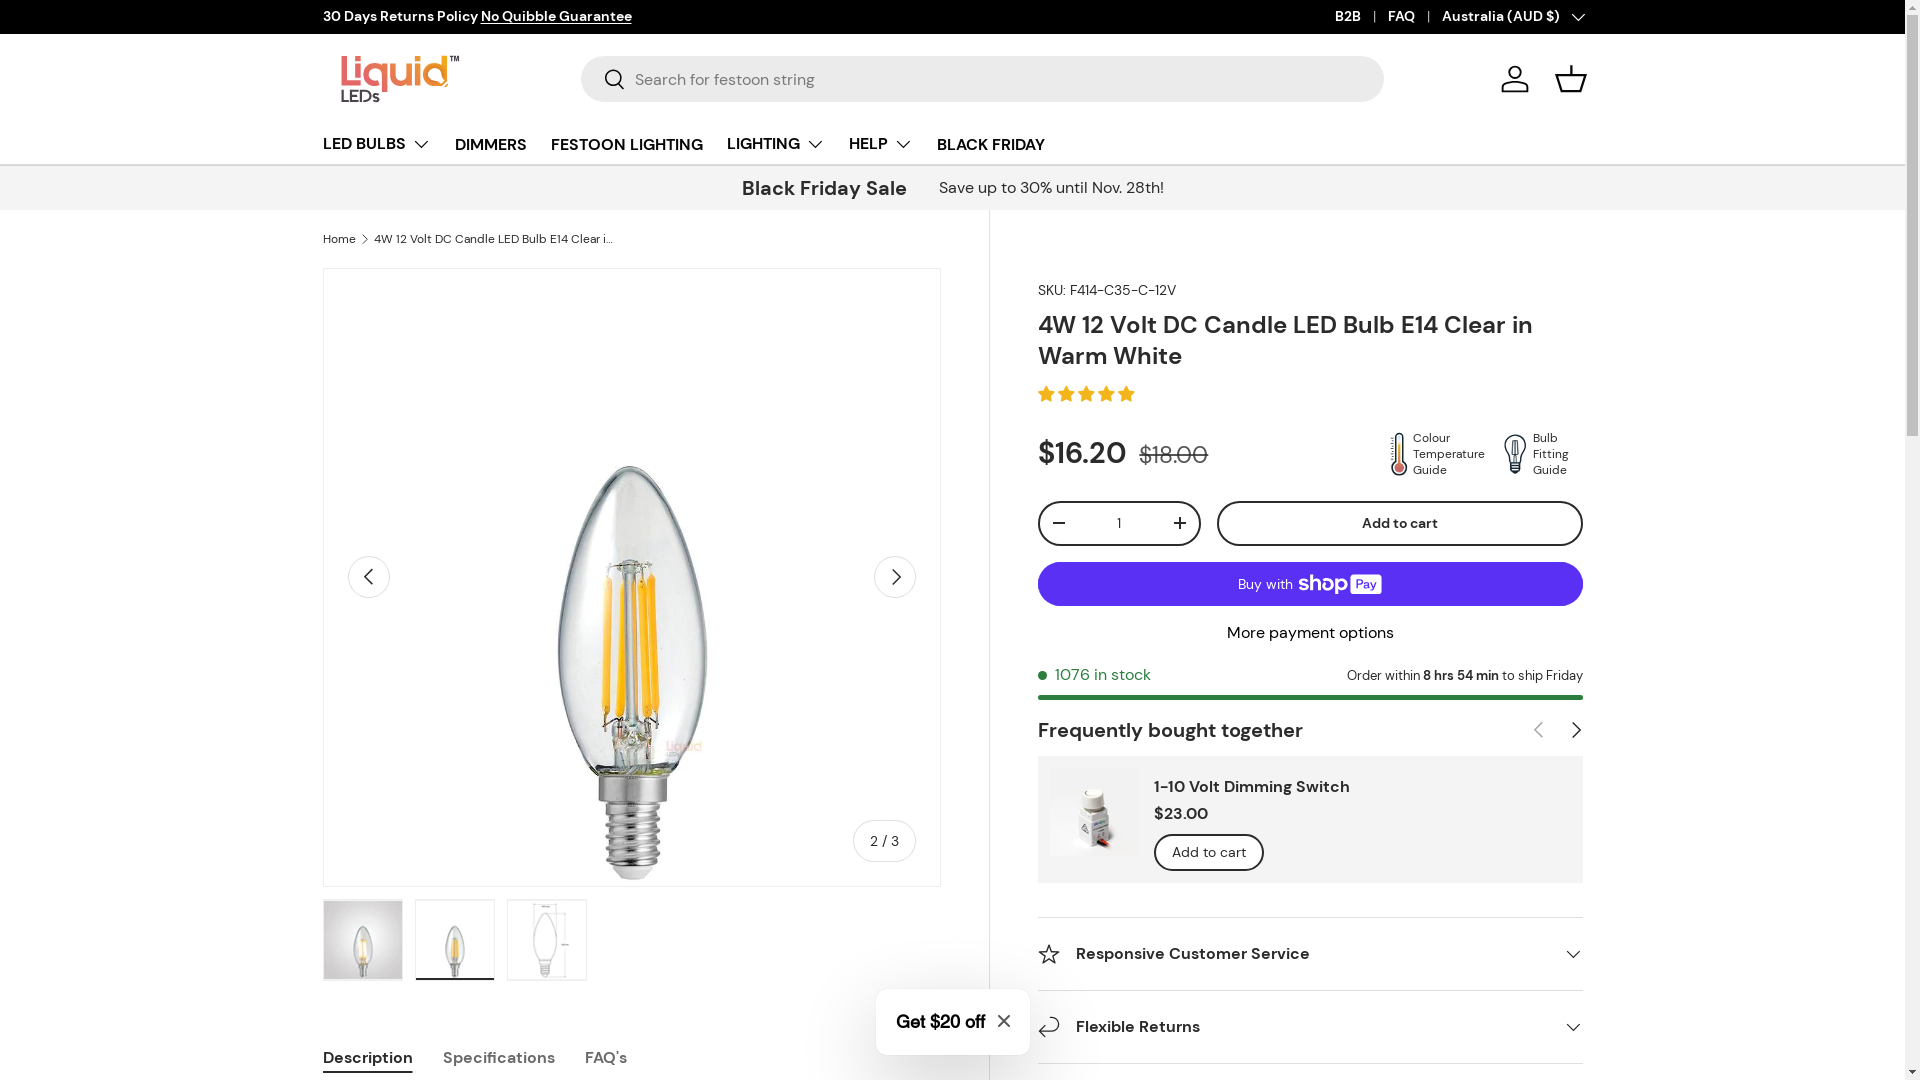 The image size is (1920, 1080). I want to click on 'No Quibble Guarantee', so click(555, 15).